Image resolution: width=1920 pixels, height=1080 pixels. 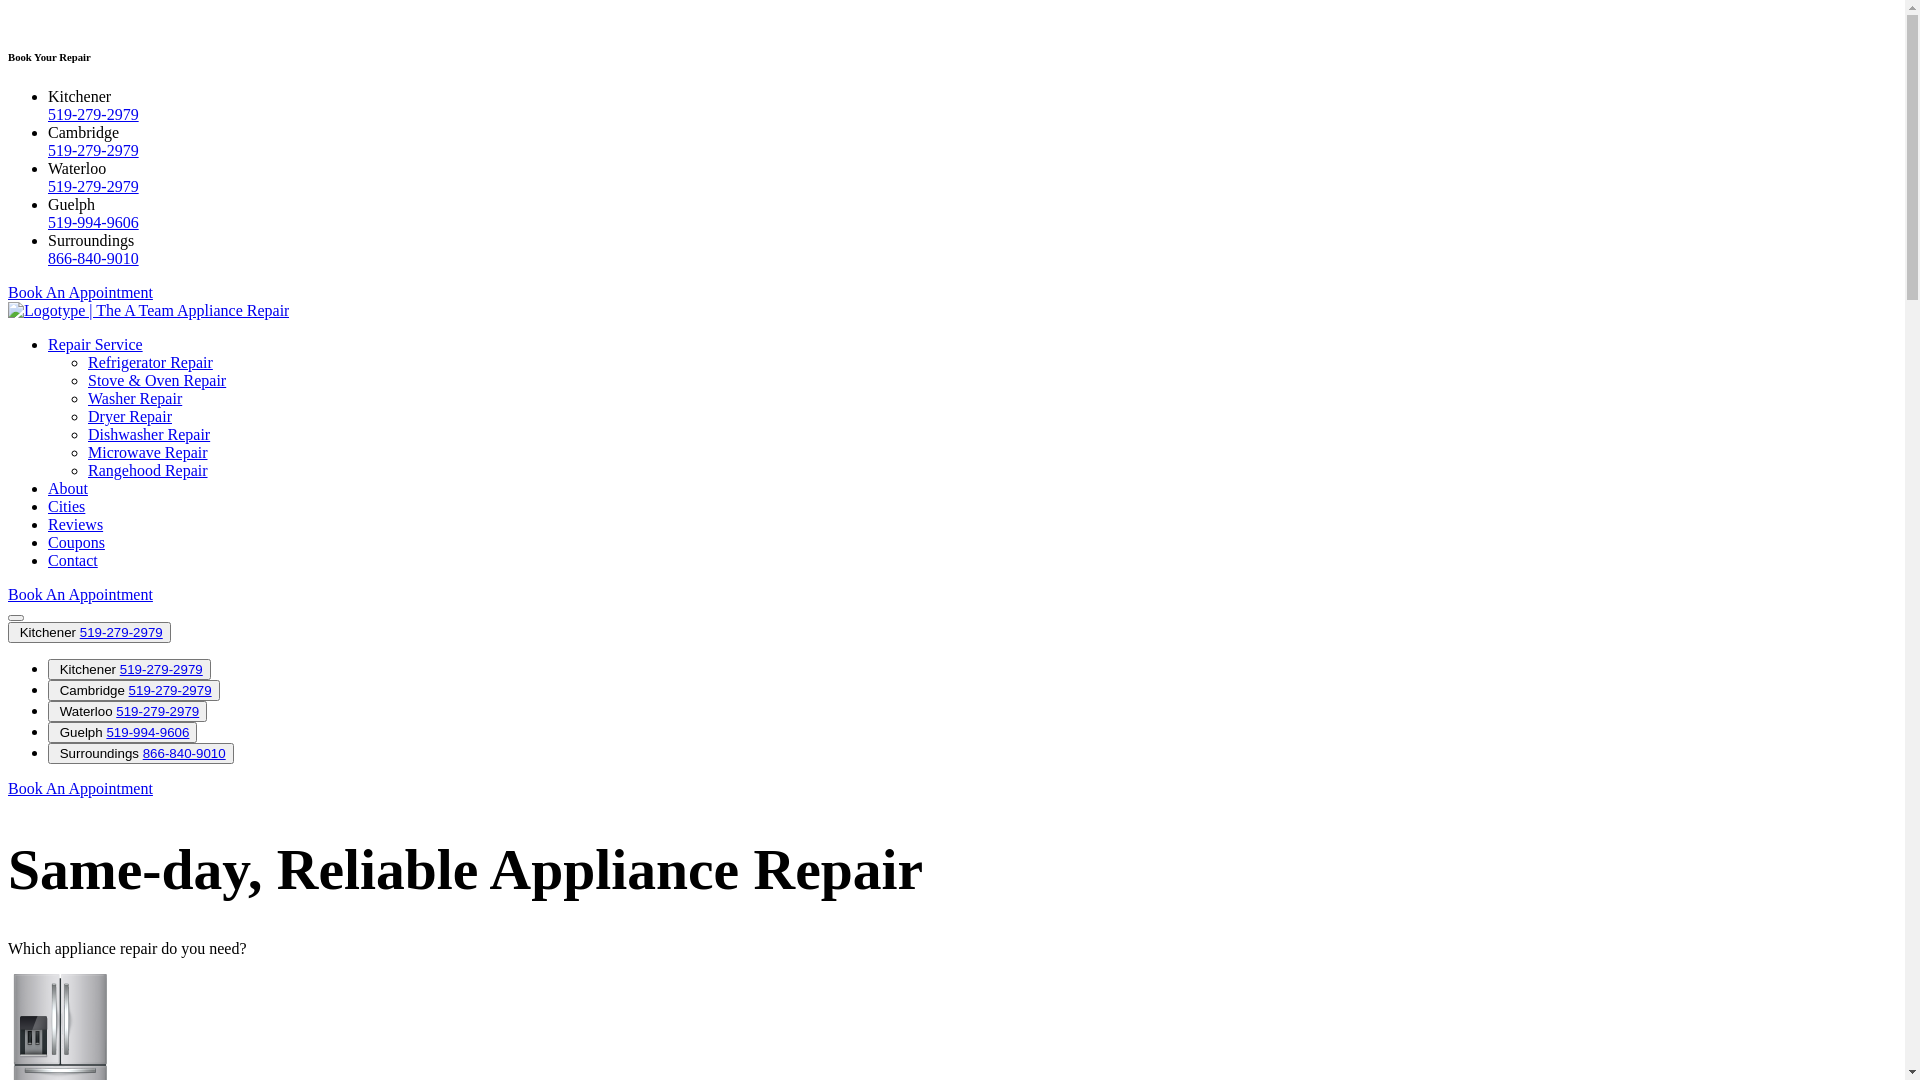 I want to click on 'Coupons', so click(x=76, y=542).